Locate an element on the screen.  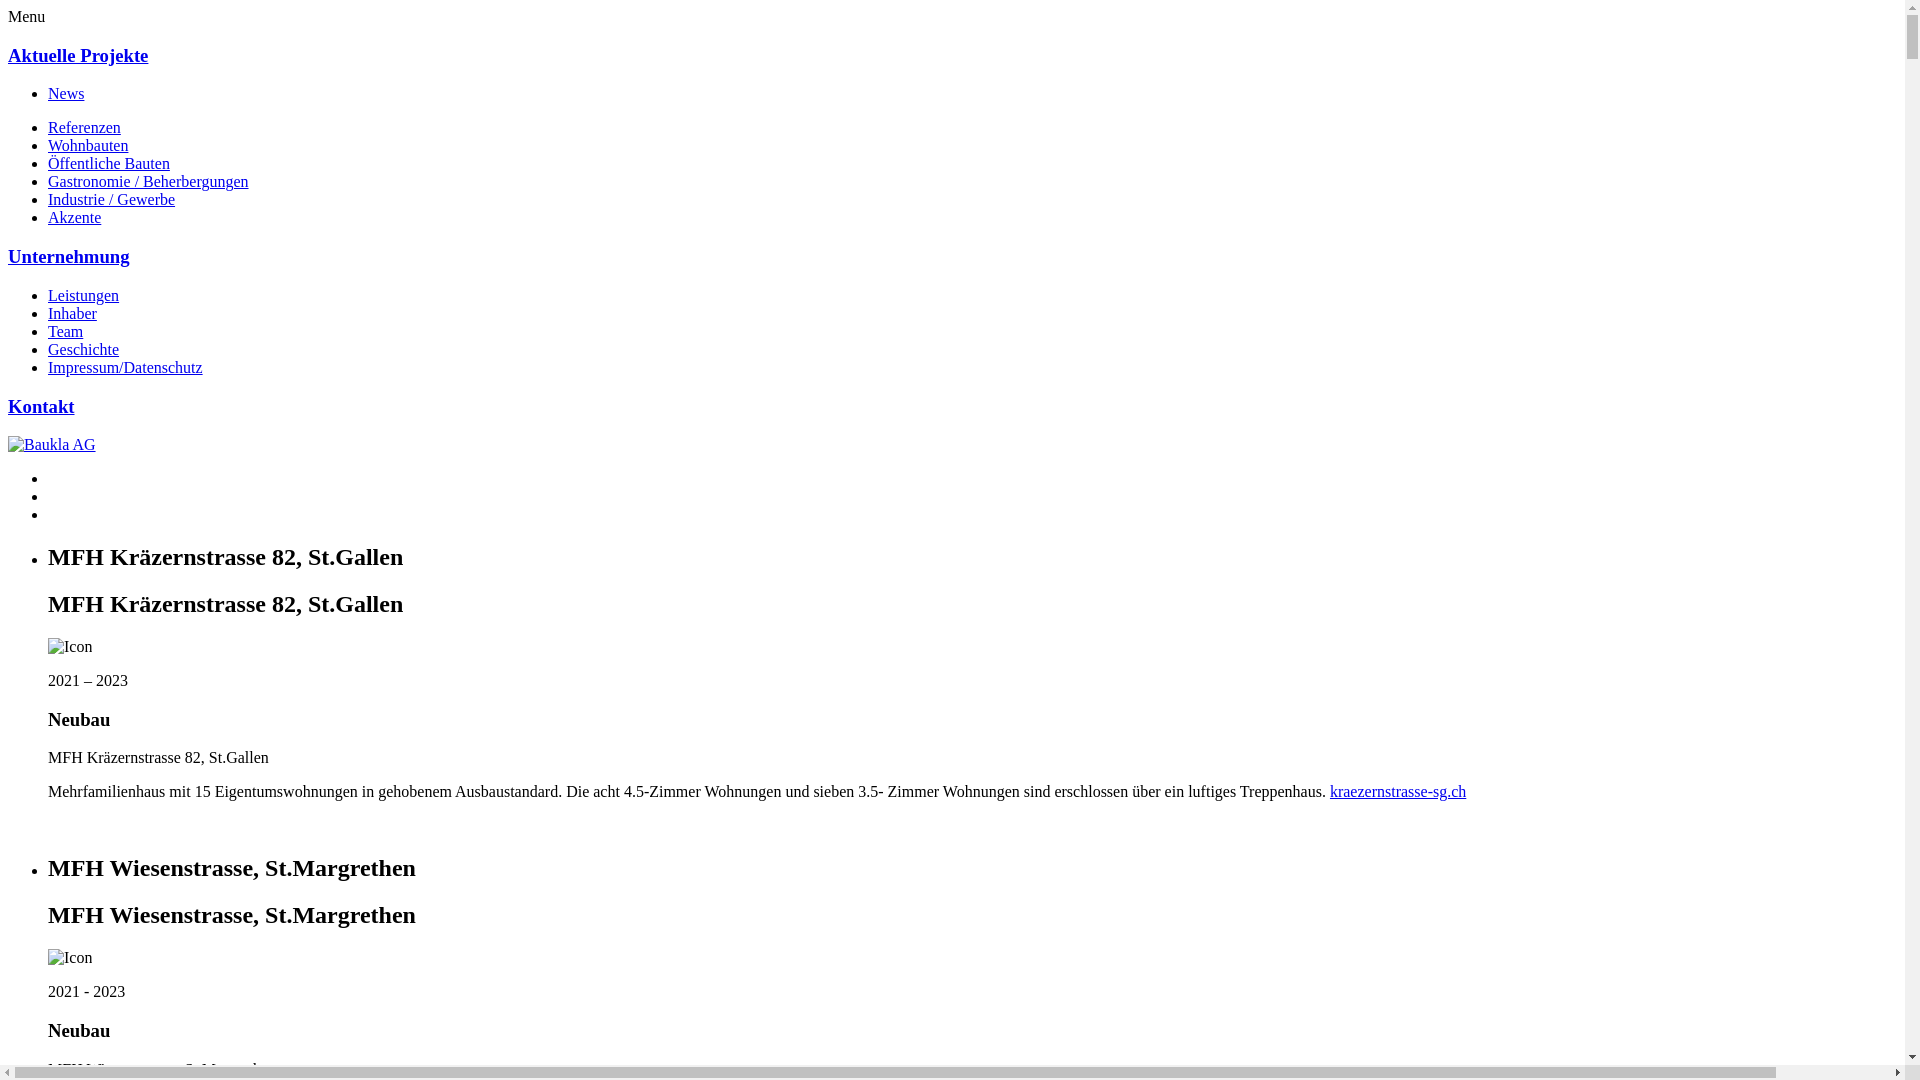
'Wohnbauten' is located at coordinates (48, 144).